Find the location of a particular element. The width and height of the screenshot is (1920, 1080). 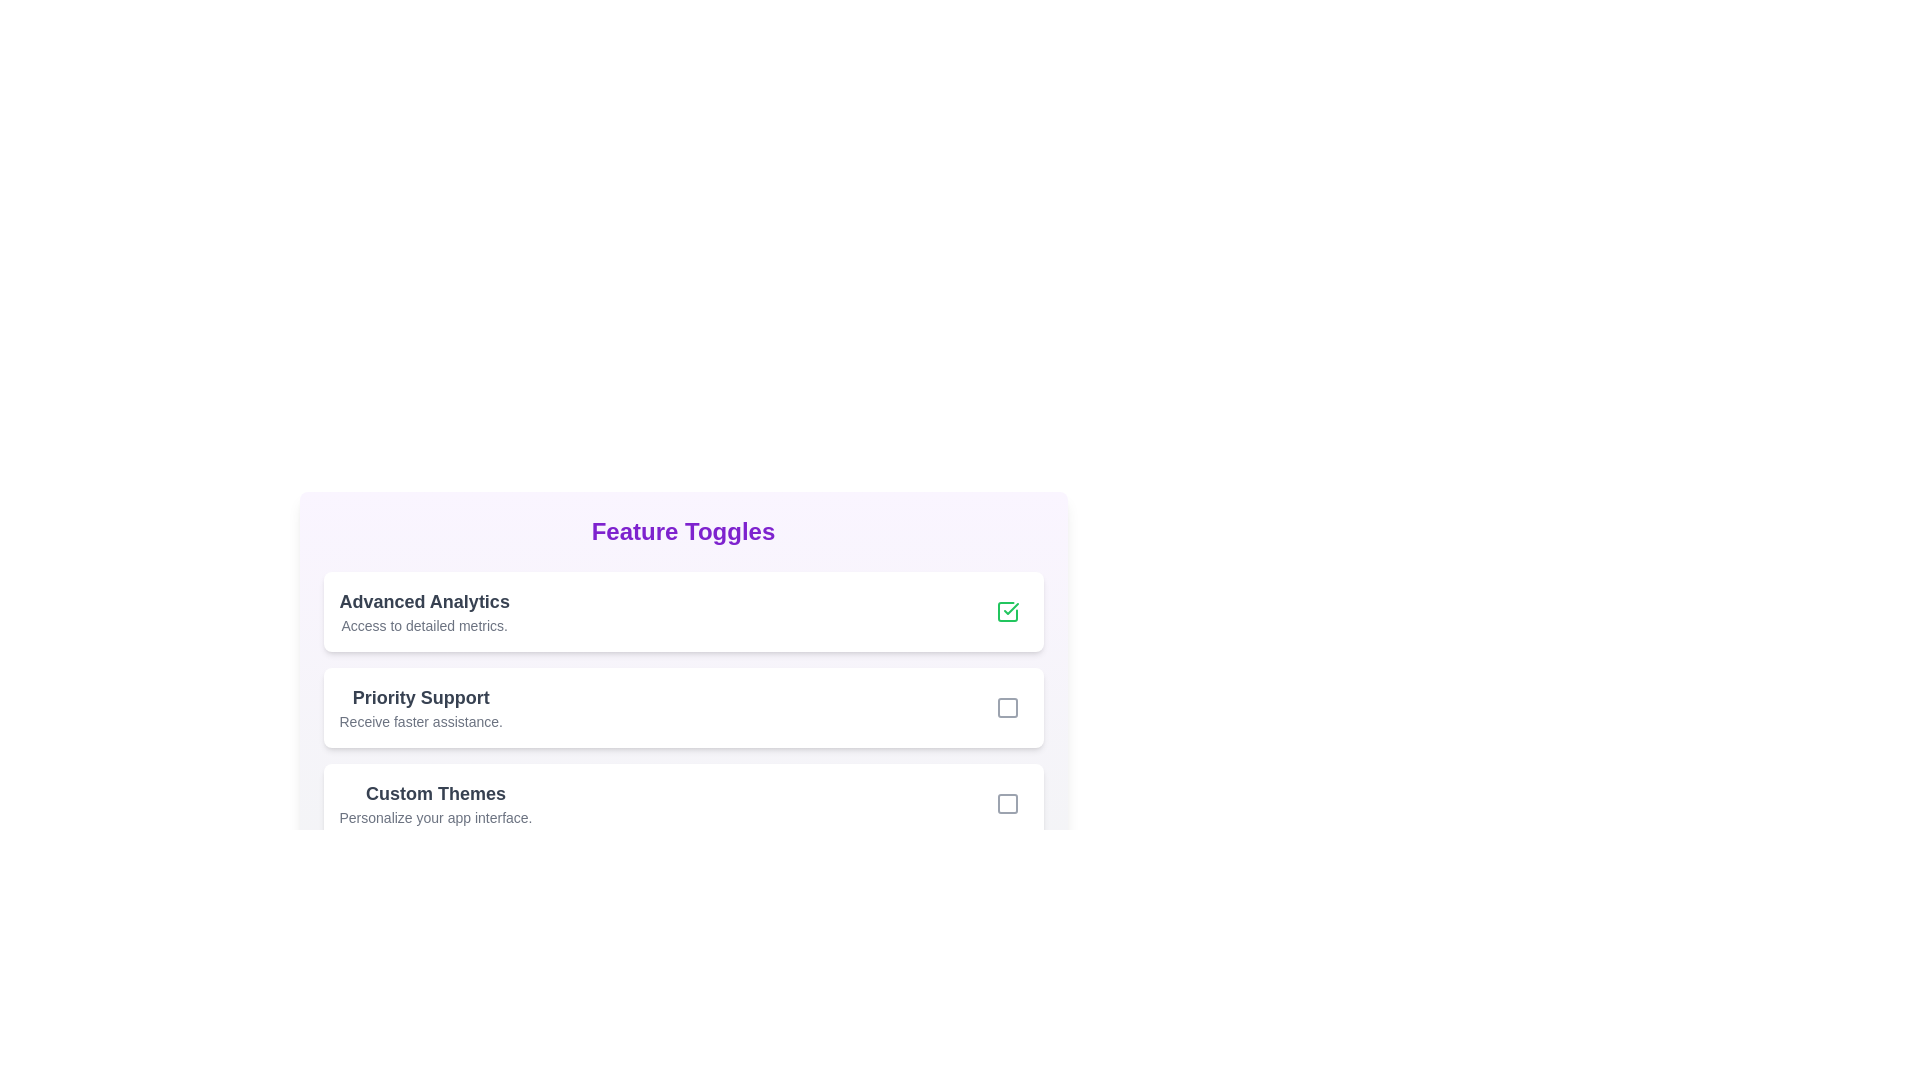

the bold, large-sized text labeled 'Advanced Analytics' which is part of the feature toggle list and located at the top of the section is located at coordinates (423, 600).